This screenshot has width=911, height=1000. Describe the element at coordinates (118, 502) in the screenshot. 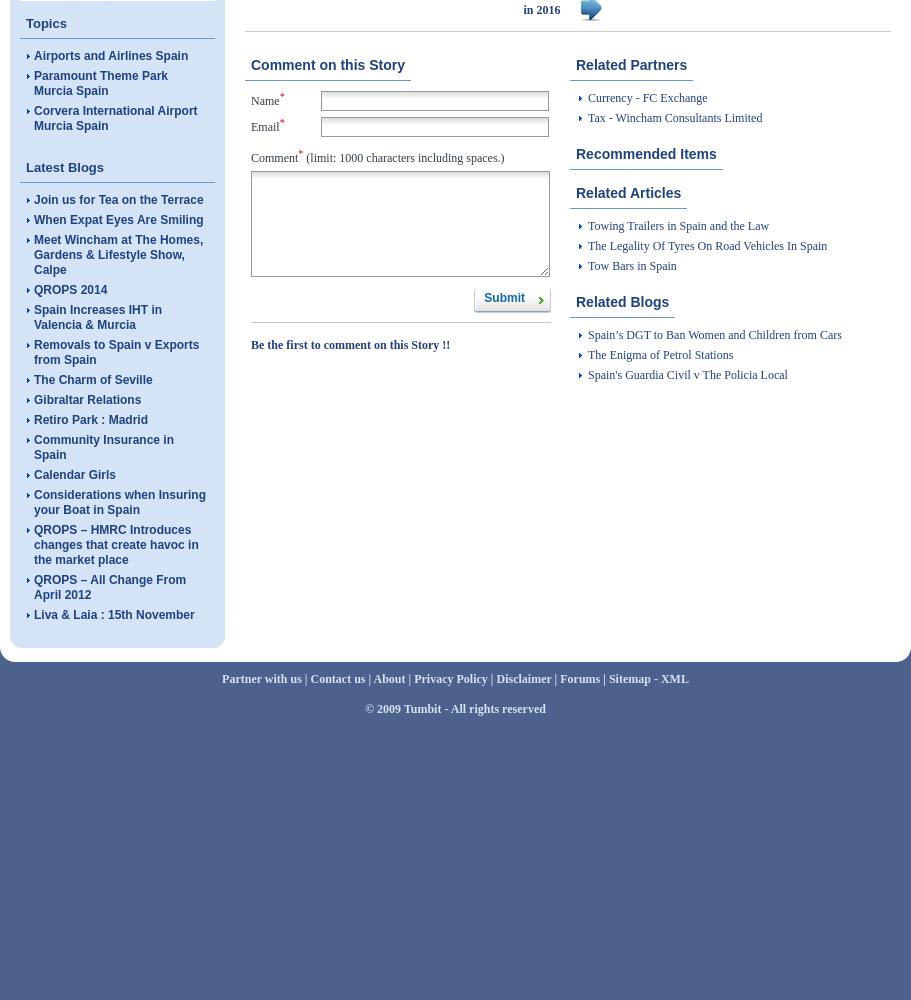

I see `'Considerations when Insuring your Boat in Spain'` at that location.